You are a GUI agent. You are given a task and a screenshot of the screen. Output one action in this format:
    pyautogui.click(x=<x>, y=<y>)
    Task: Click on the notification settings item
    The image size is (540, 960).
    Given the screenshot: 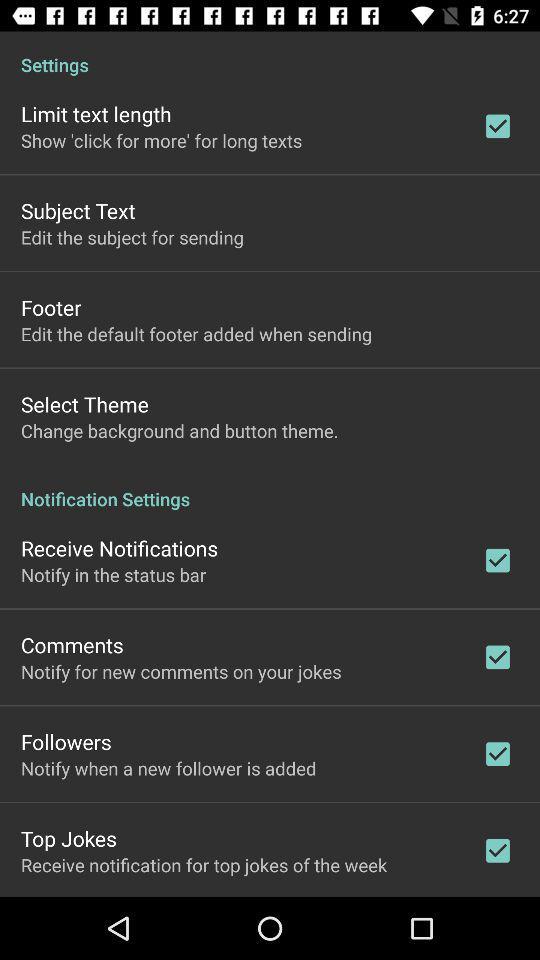 What is the action you would take?
    pyautogui.click(x=270, y=487)
    